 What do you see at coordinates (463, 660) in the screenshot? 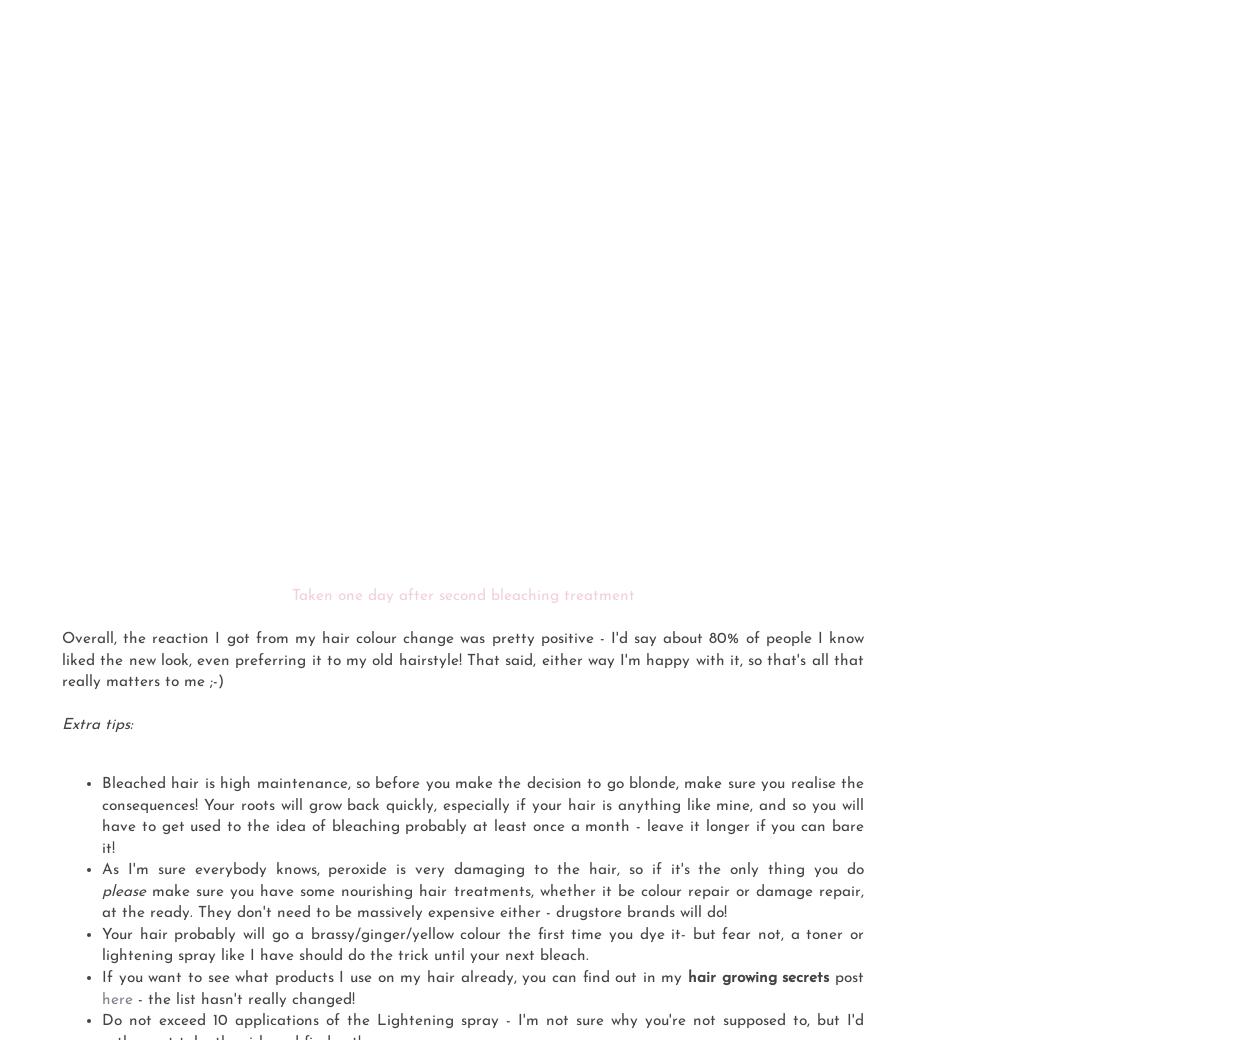
I see `'Overall, the reaction I got from my hair colour change was pretty positive - I'd say about 80% of people I know liked the new look, even preferring it to my old hairstyle! That said, either way I'm happy with it, so that's all that really matters to me ;-)'` at bounding box center [463, 660].